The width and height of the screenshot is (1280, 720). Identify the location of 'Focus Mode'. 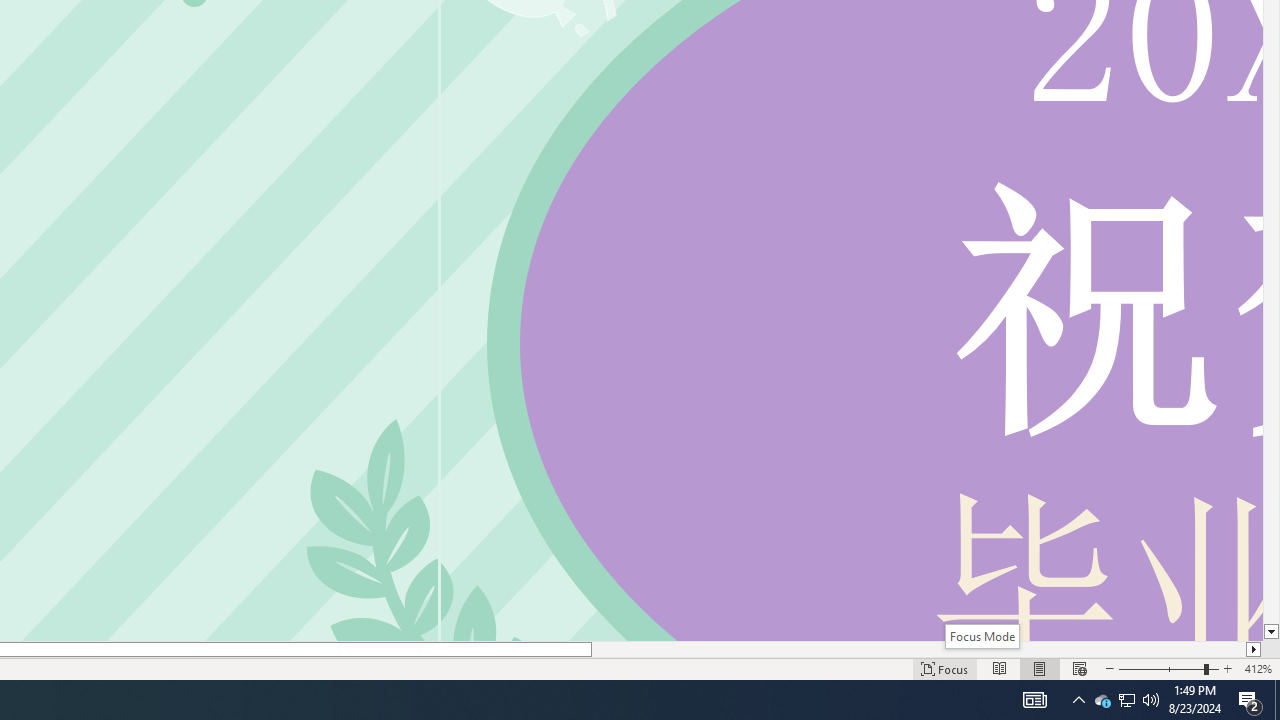
(982, 636).